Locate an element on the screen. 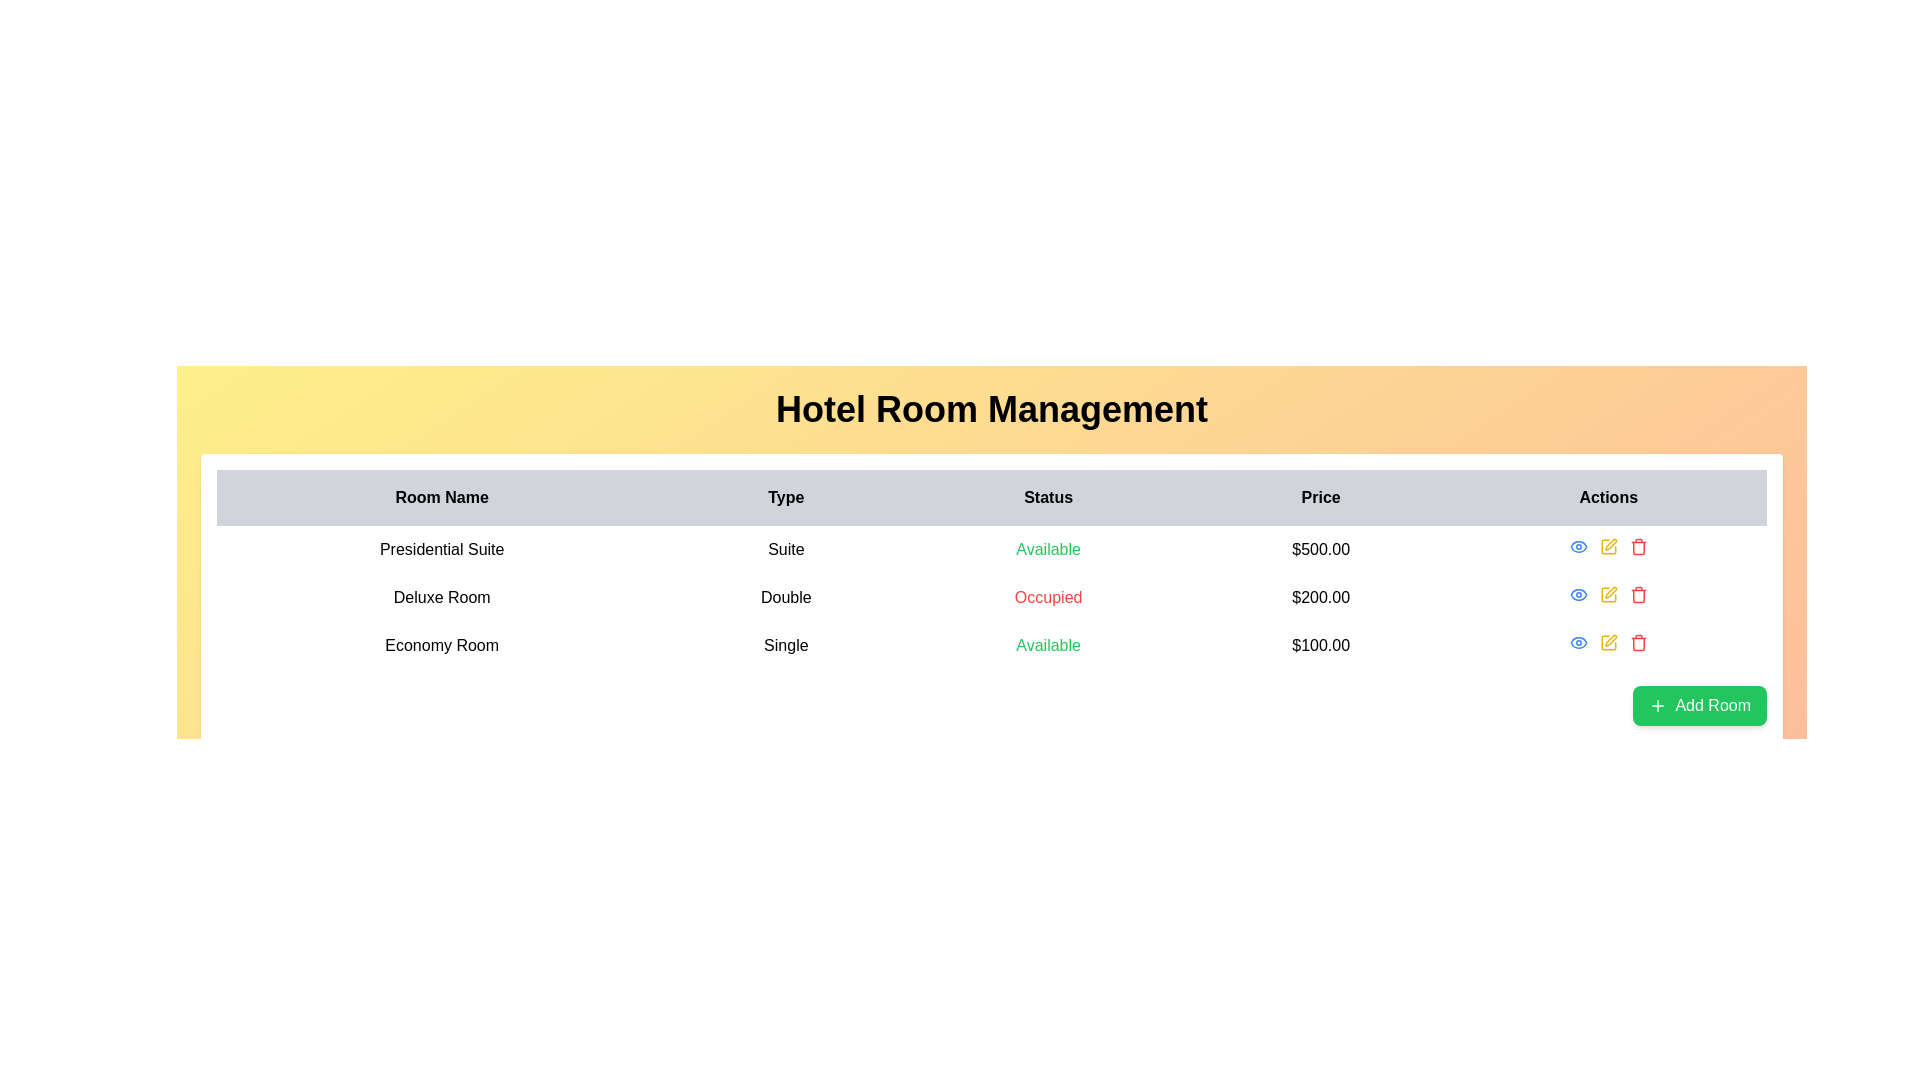 The width and height of the screenshot is (1920, 1080). the red trash can icon button in the action column of the Economy Room row is located at coordinates (1638, 643).